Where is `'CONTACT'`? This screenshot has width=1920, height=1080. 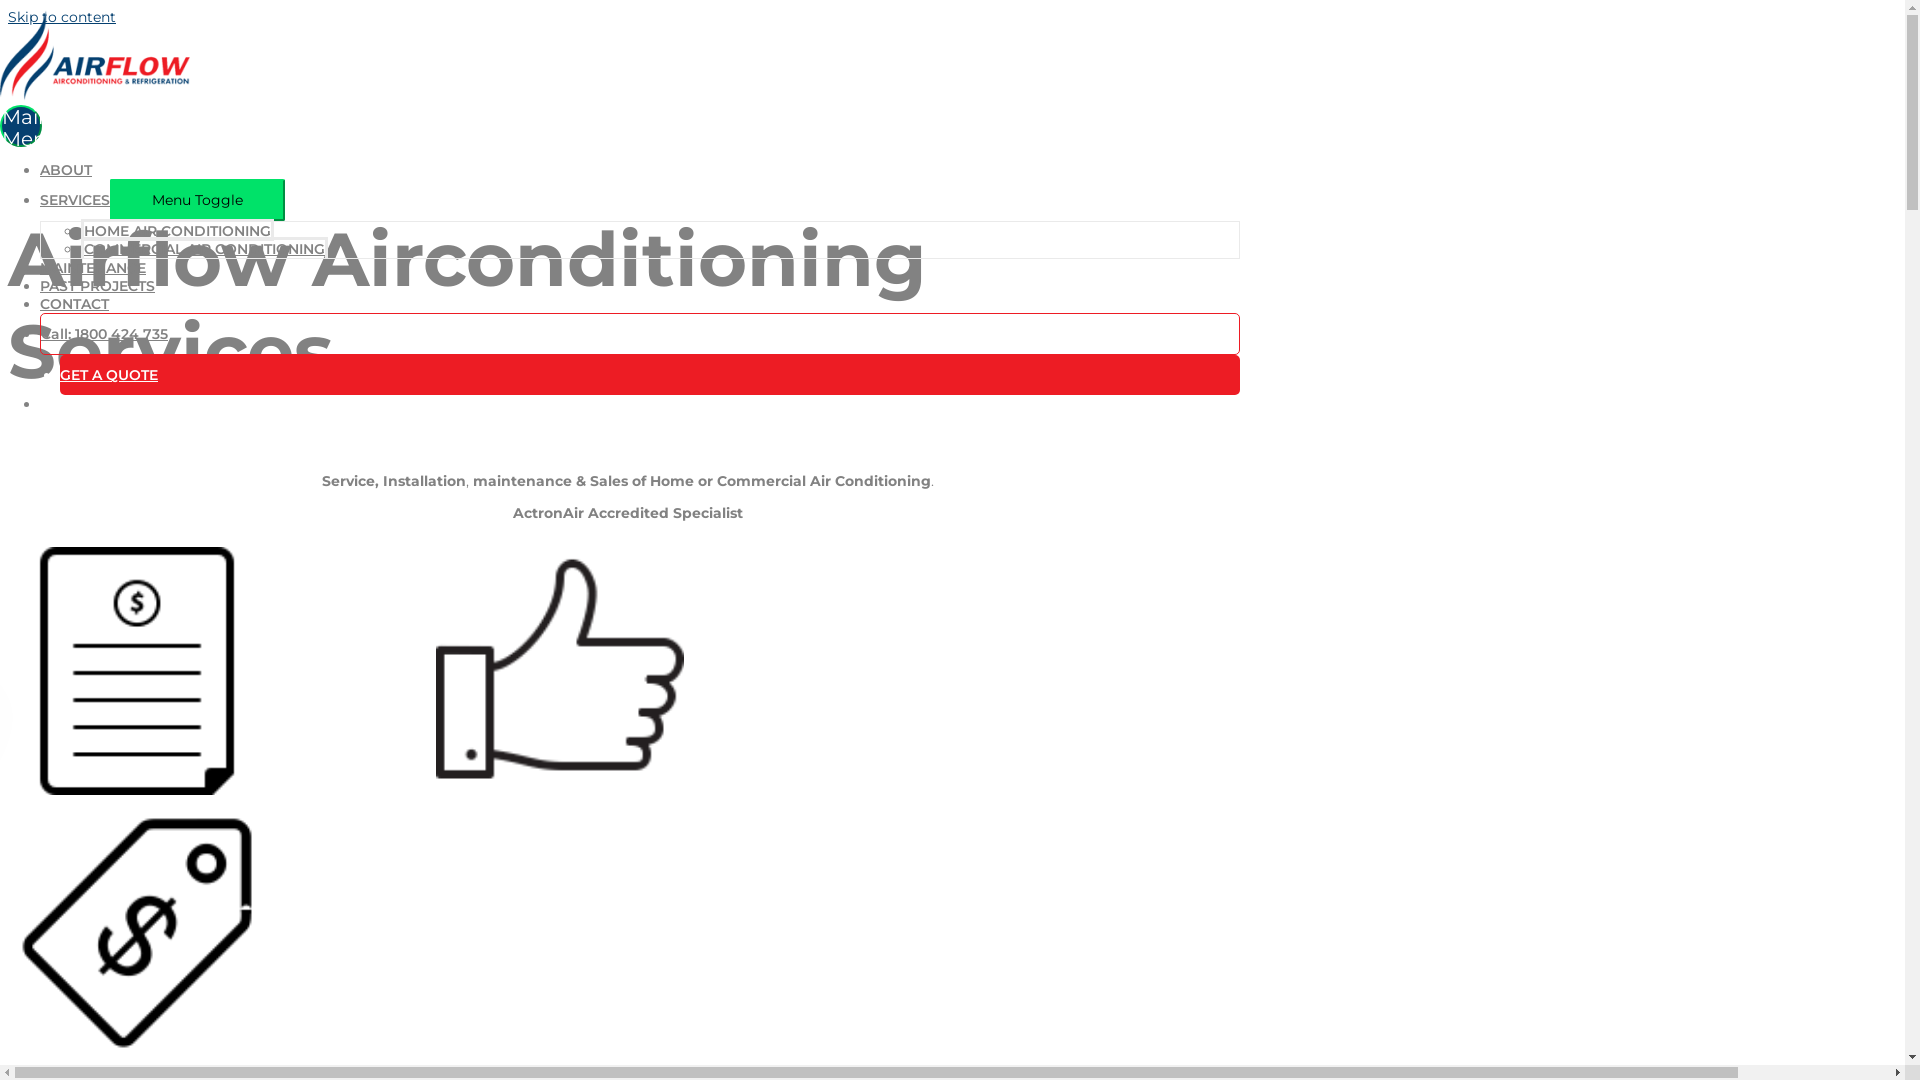 'CONTACT' is located at coordinates (74, 304).